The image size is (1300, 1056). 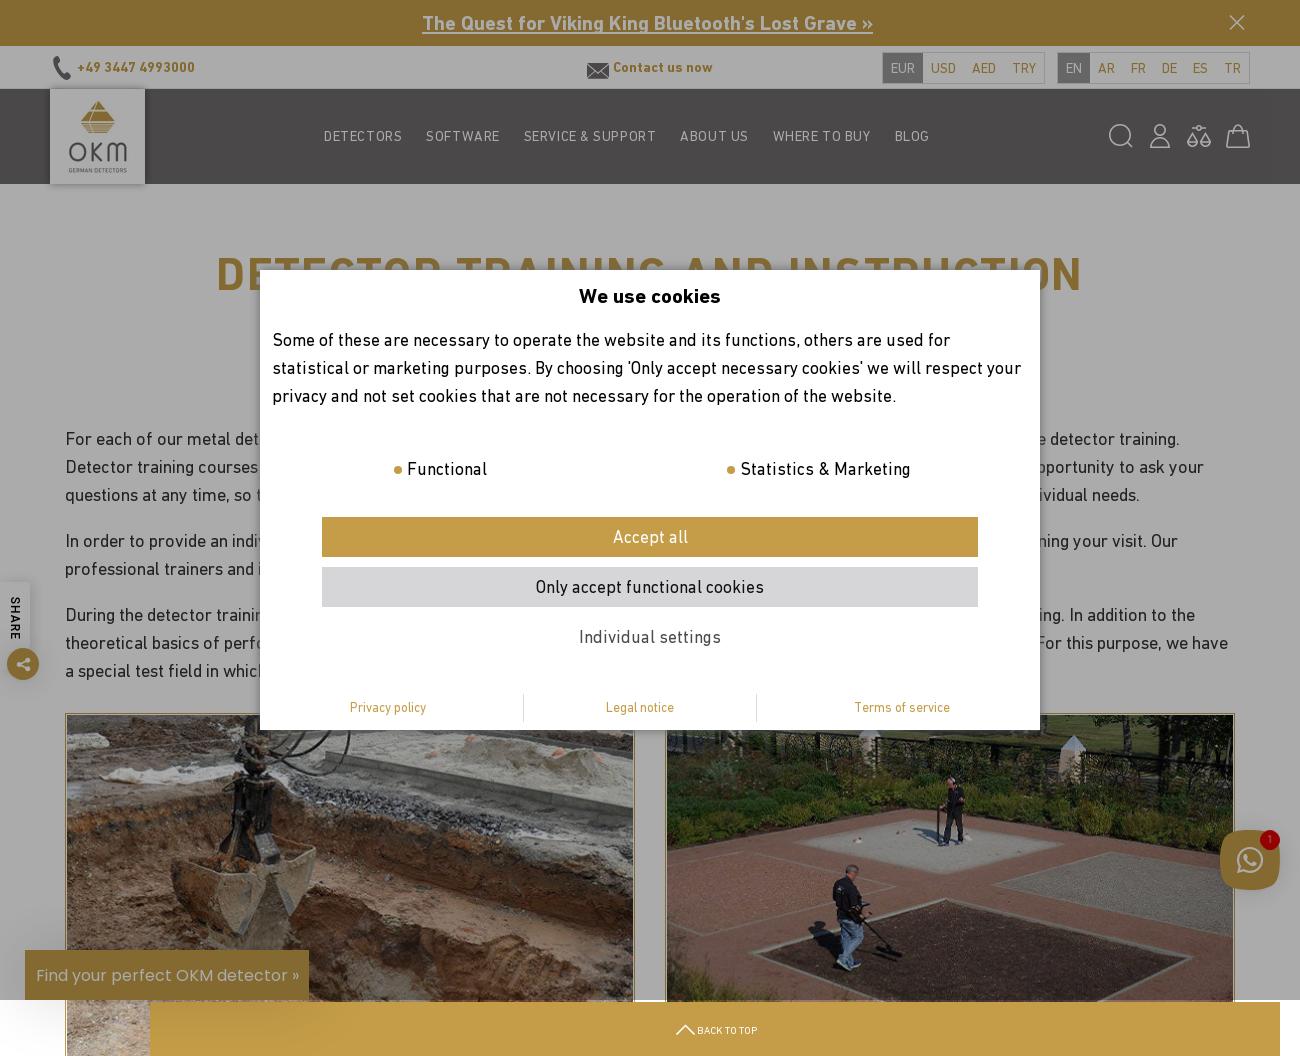 I want to click on 'TR', so click(x=1222, y=67).